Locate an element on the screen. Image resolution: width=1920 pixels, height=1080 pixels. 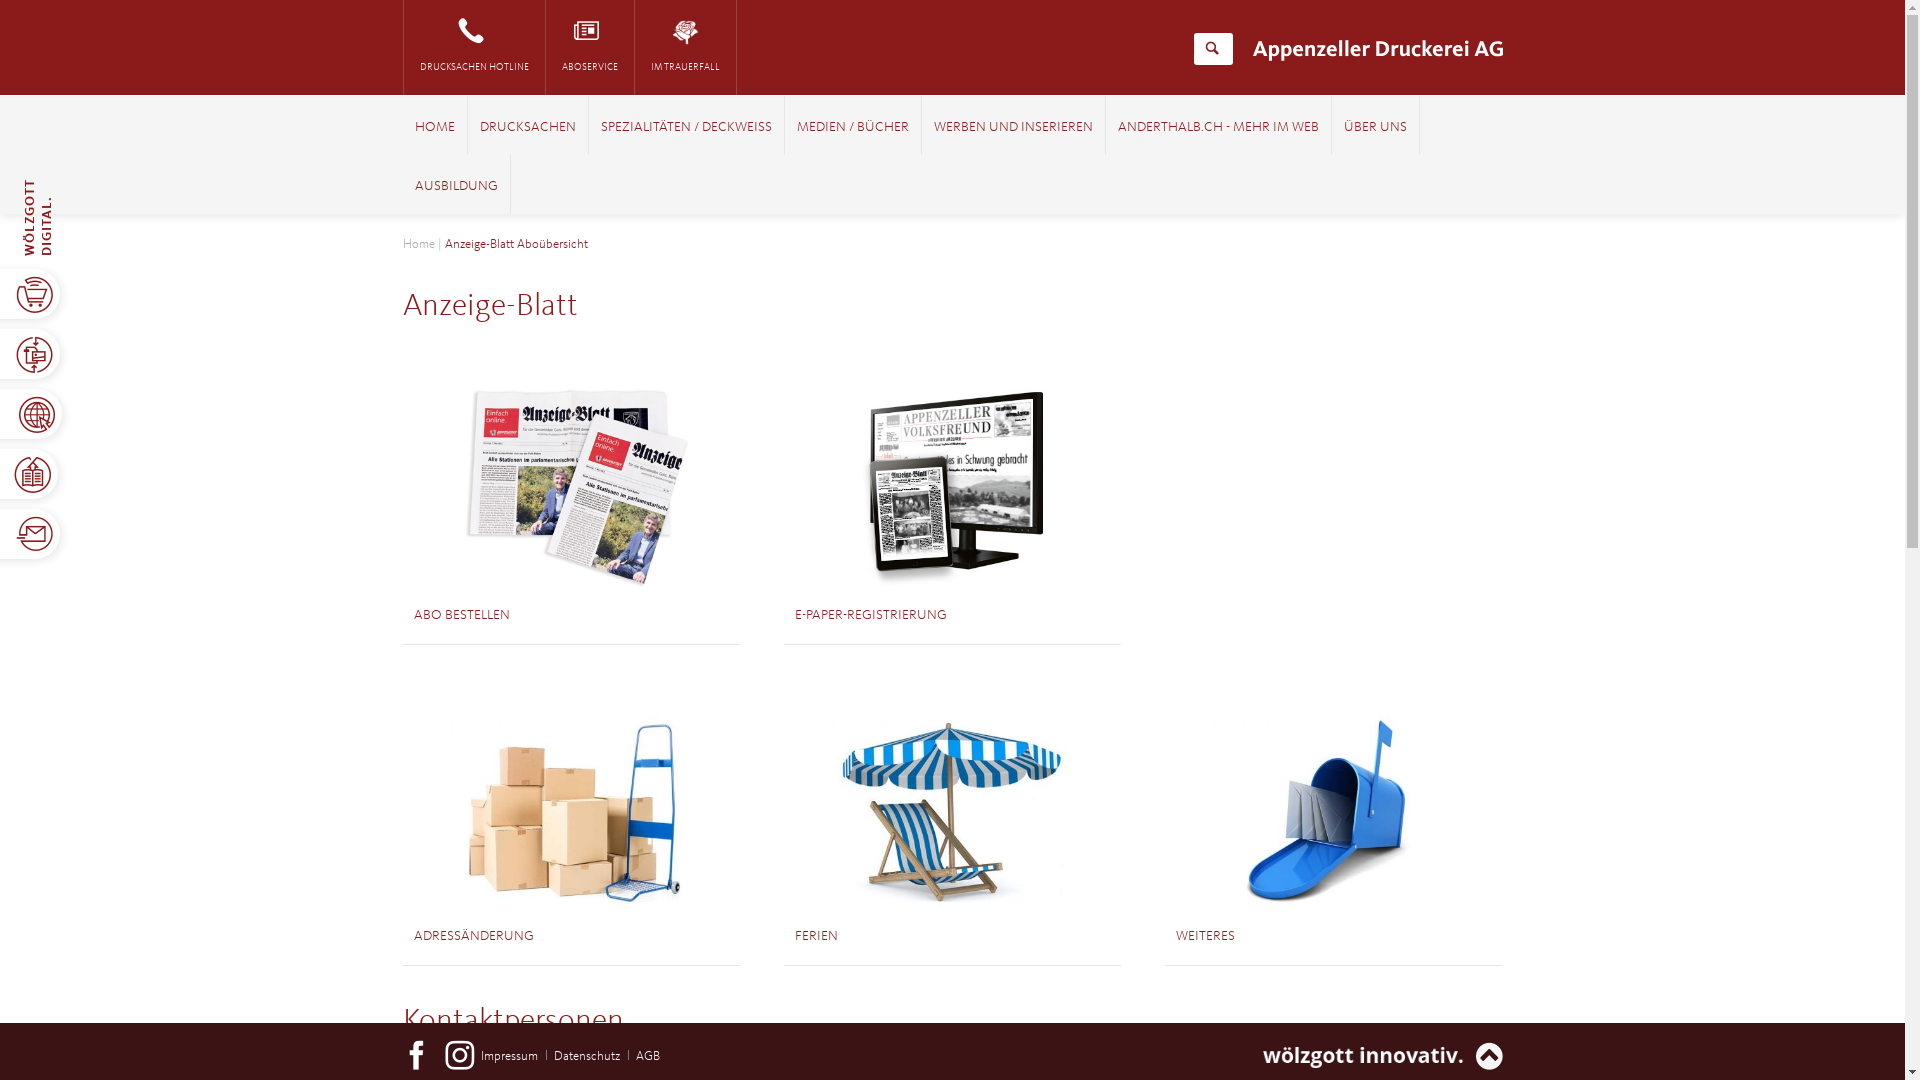
'WERBEN UND INSERIEREN' is located at coordinates (1013, 127).